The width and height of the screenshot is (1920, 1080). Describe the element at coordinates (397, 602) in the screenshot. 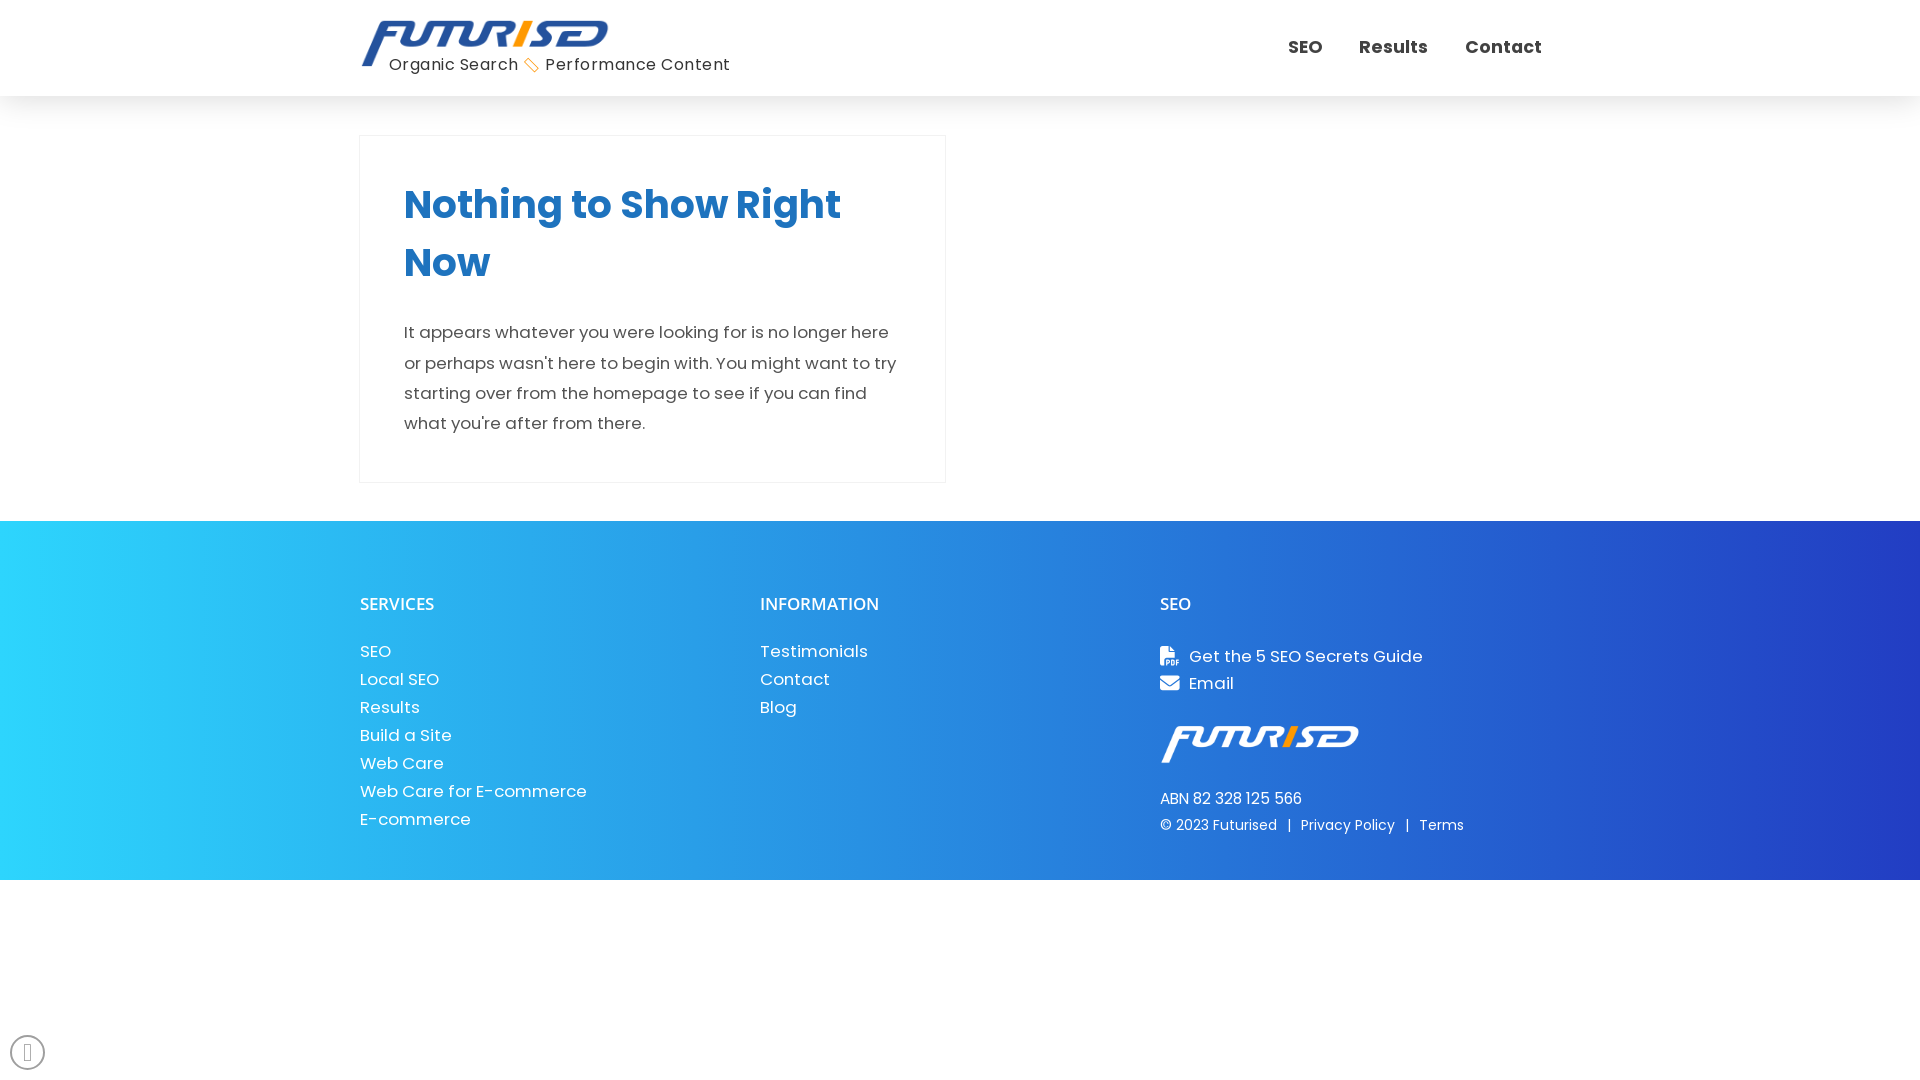

I see `'SERVICES'` at that location.